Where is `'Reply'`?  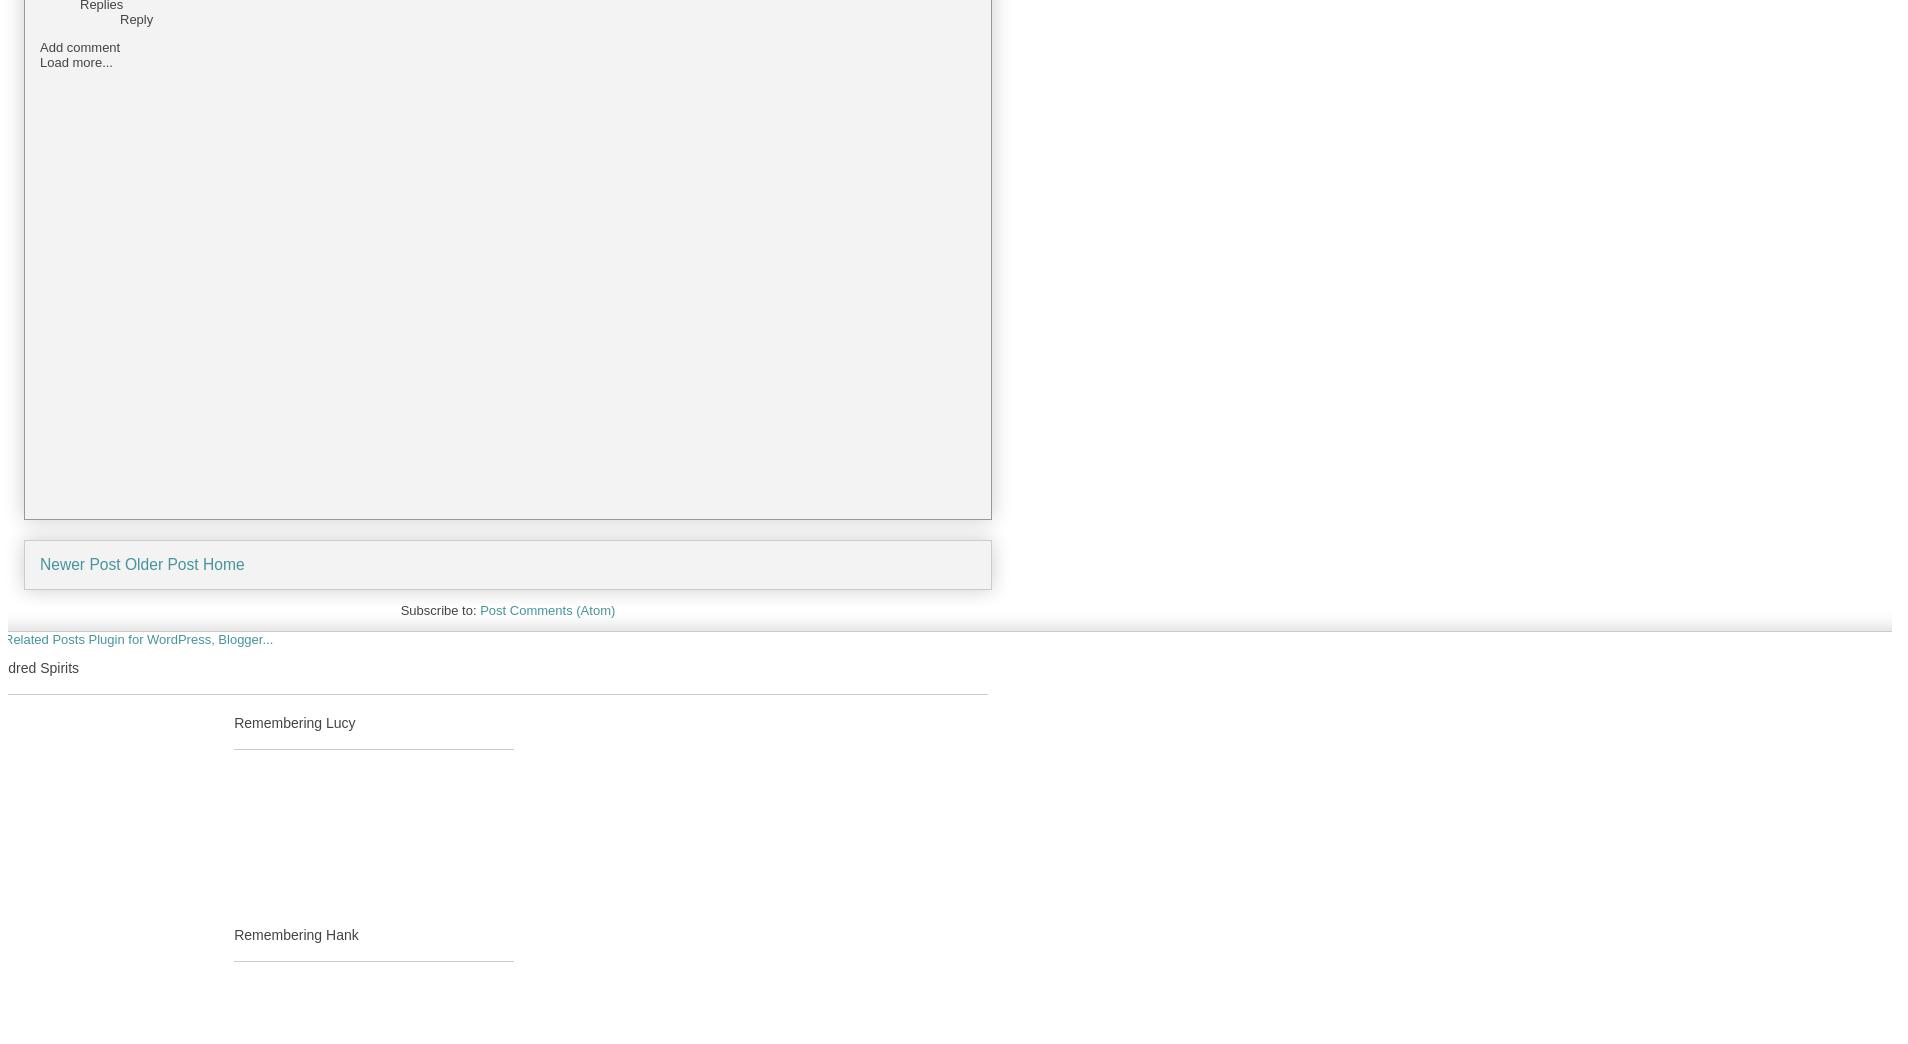 'Reply' is located at coordinates (135, 18).